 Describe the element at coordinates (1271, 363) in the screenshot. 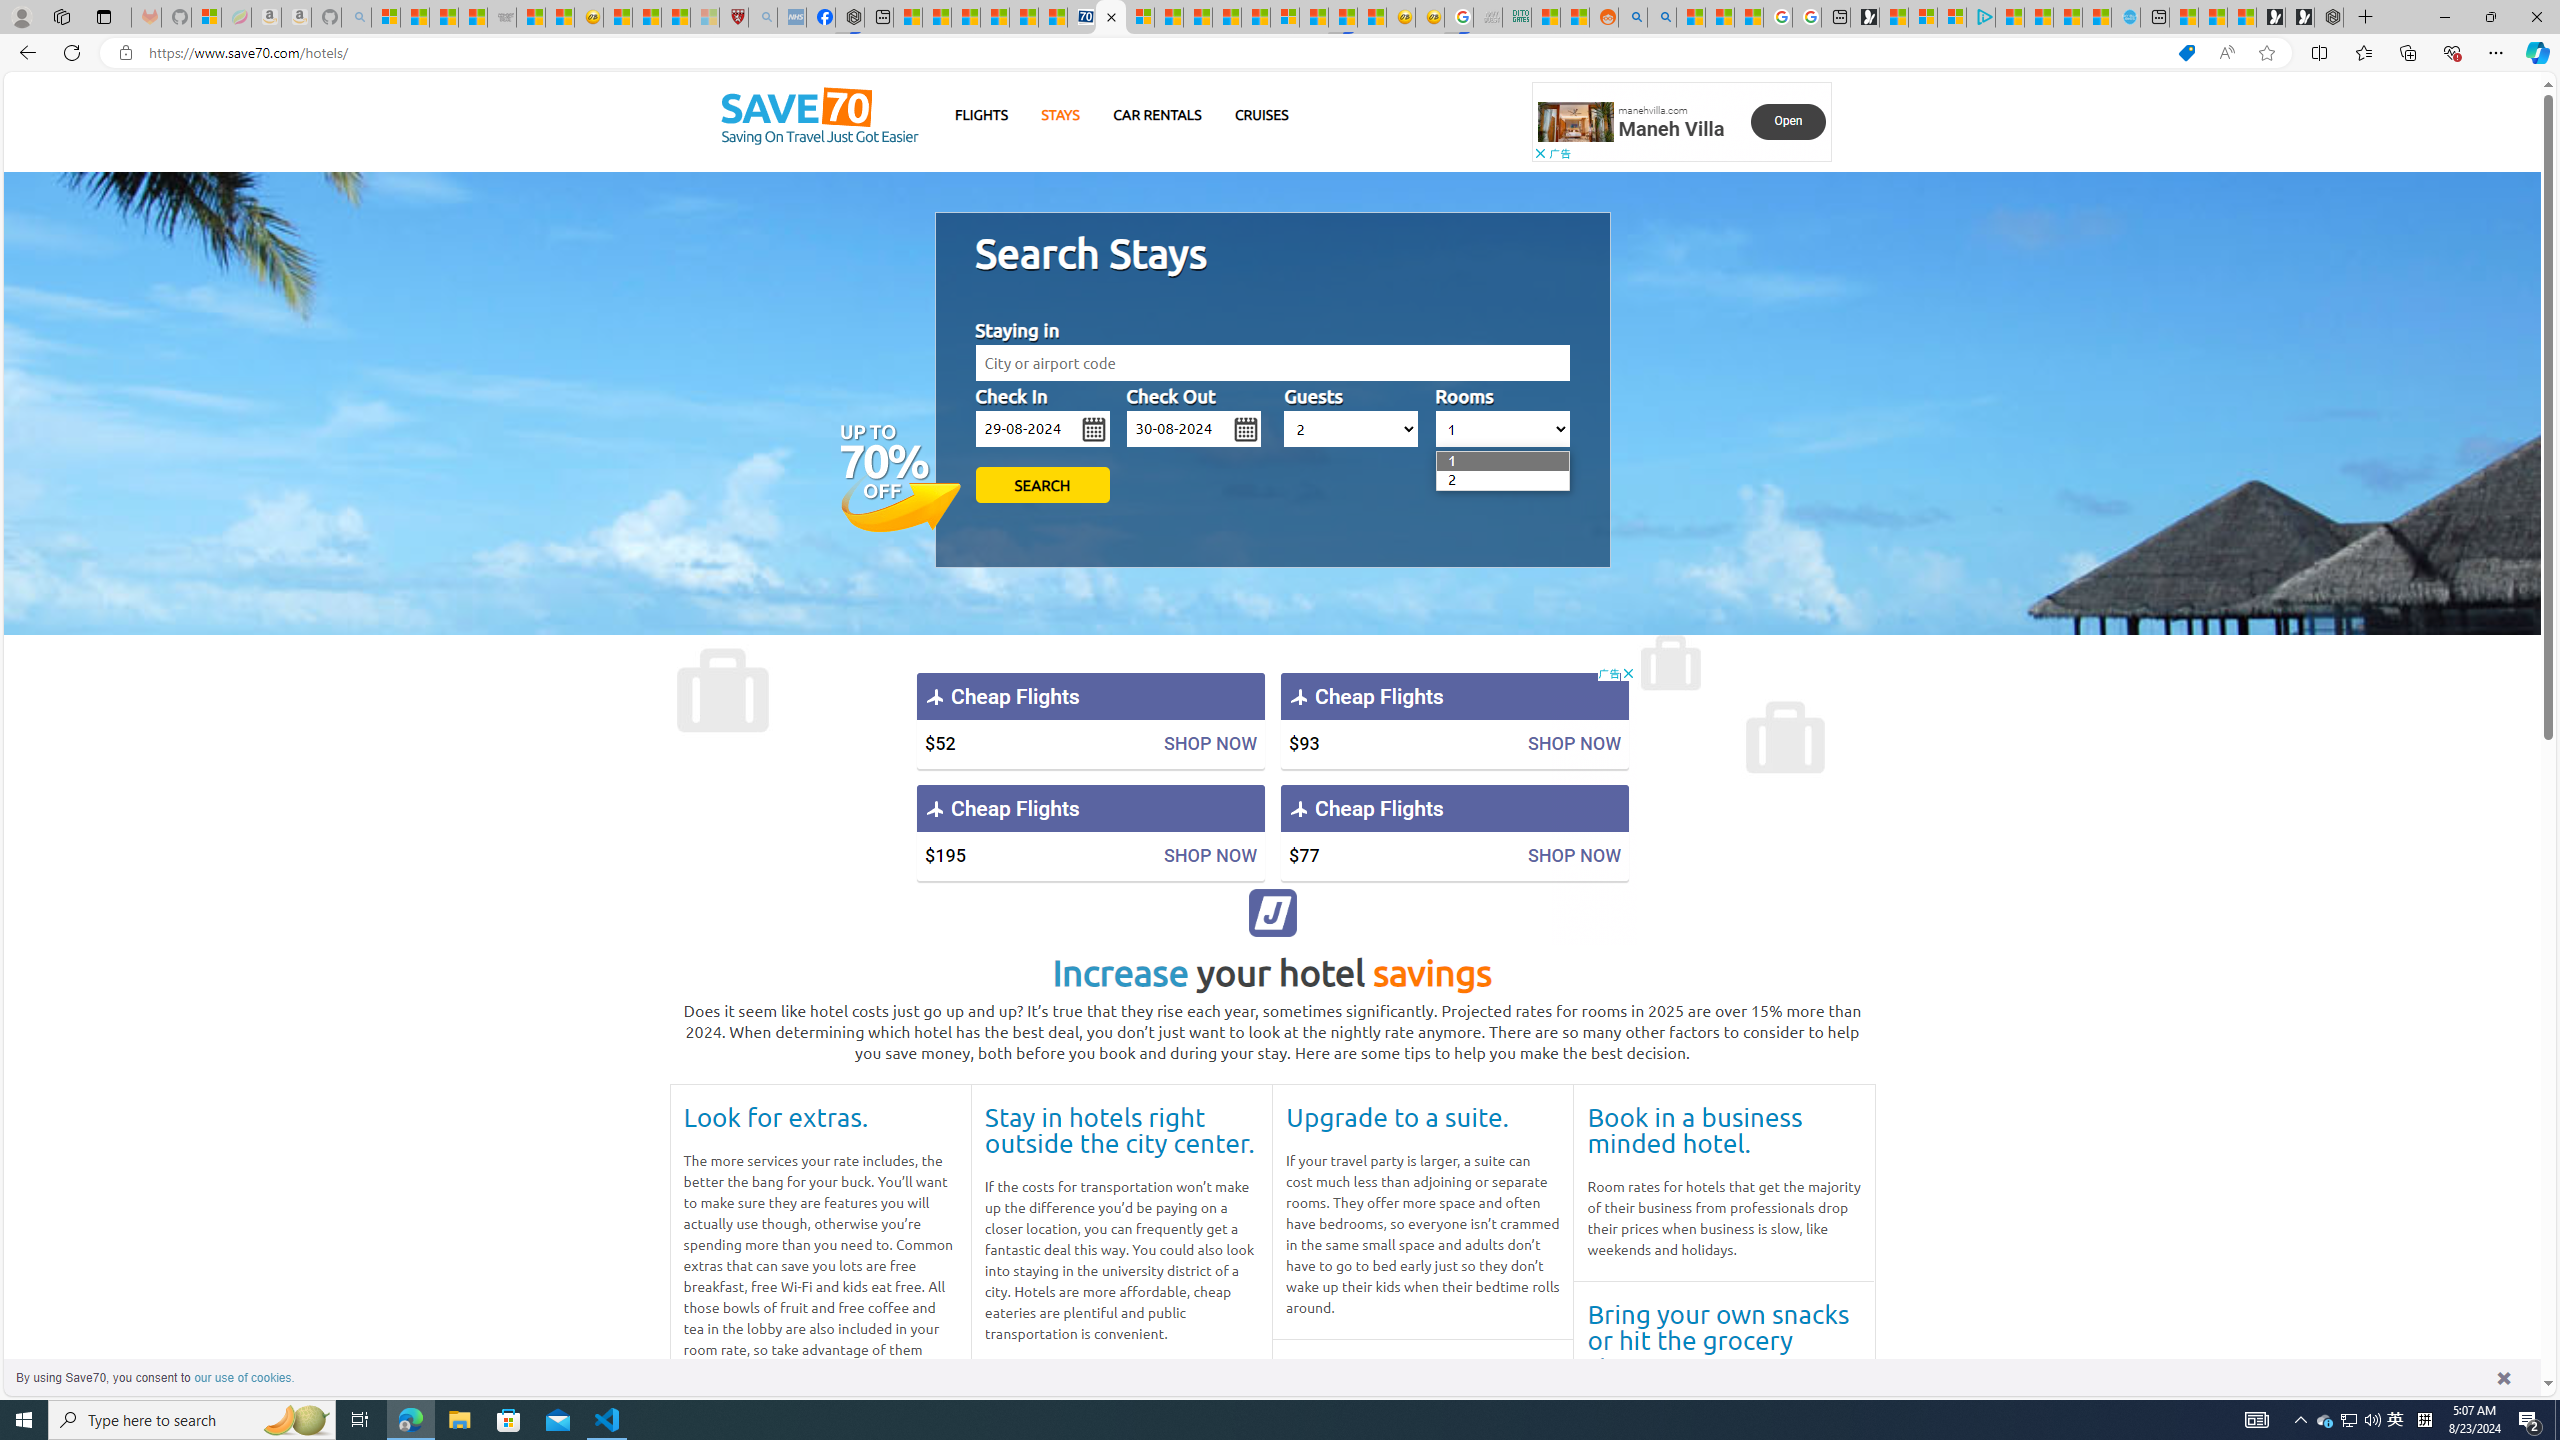

I see `'City or airport code'` at that location.